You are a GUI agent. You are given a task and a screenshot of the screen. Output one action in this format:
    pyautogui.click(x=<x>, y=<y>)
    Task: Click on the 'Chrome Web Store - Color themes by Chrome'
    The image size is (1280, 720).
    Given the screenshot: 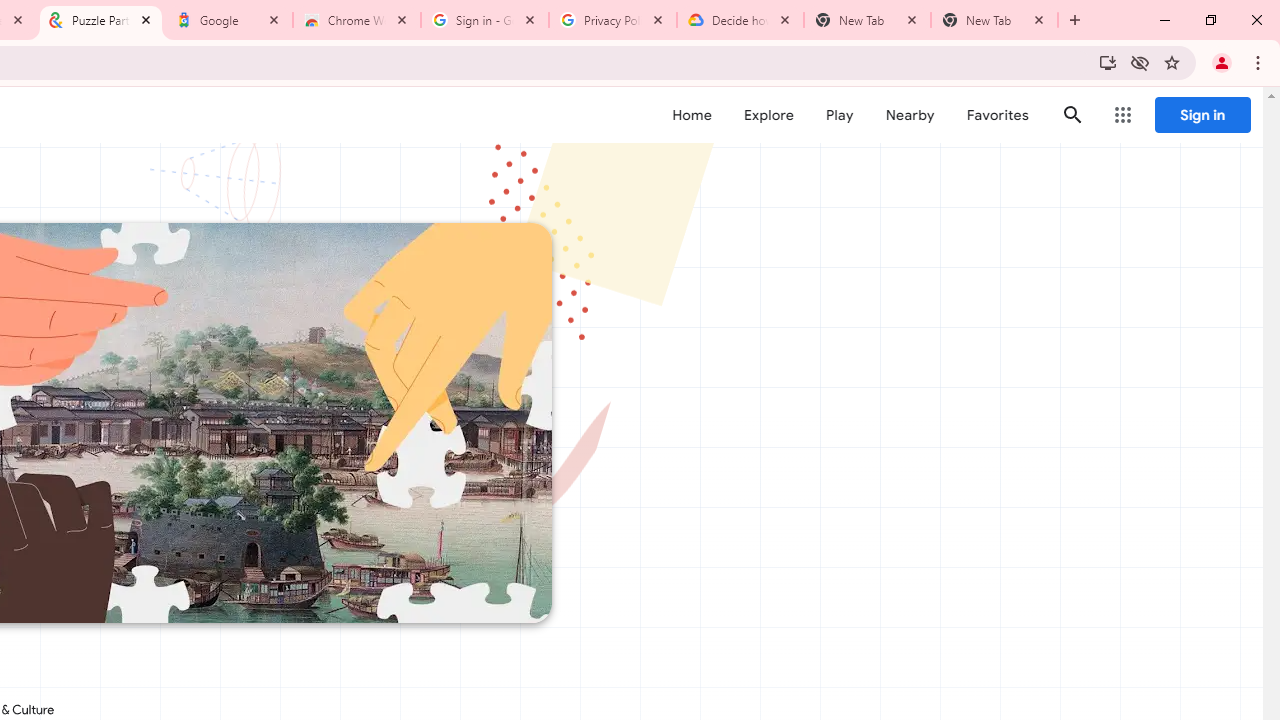 What is the action you would take?
    pyautogui.click(x=357, y=20)
    